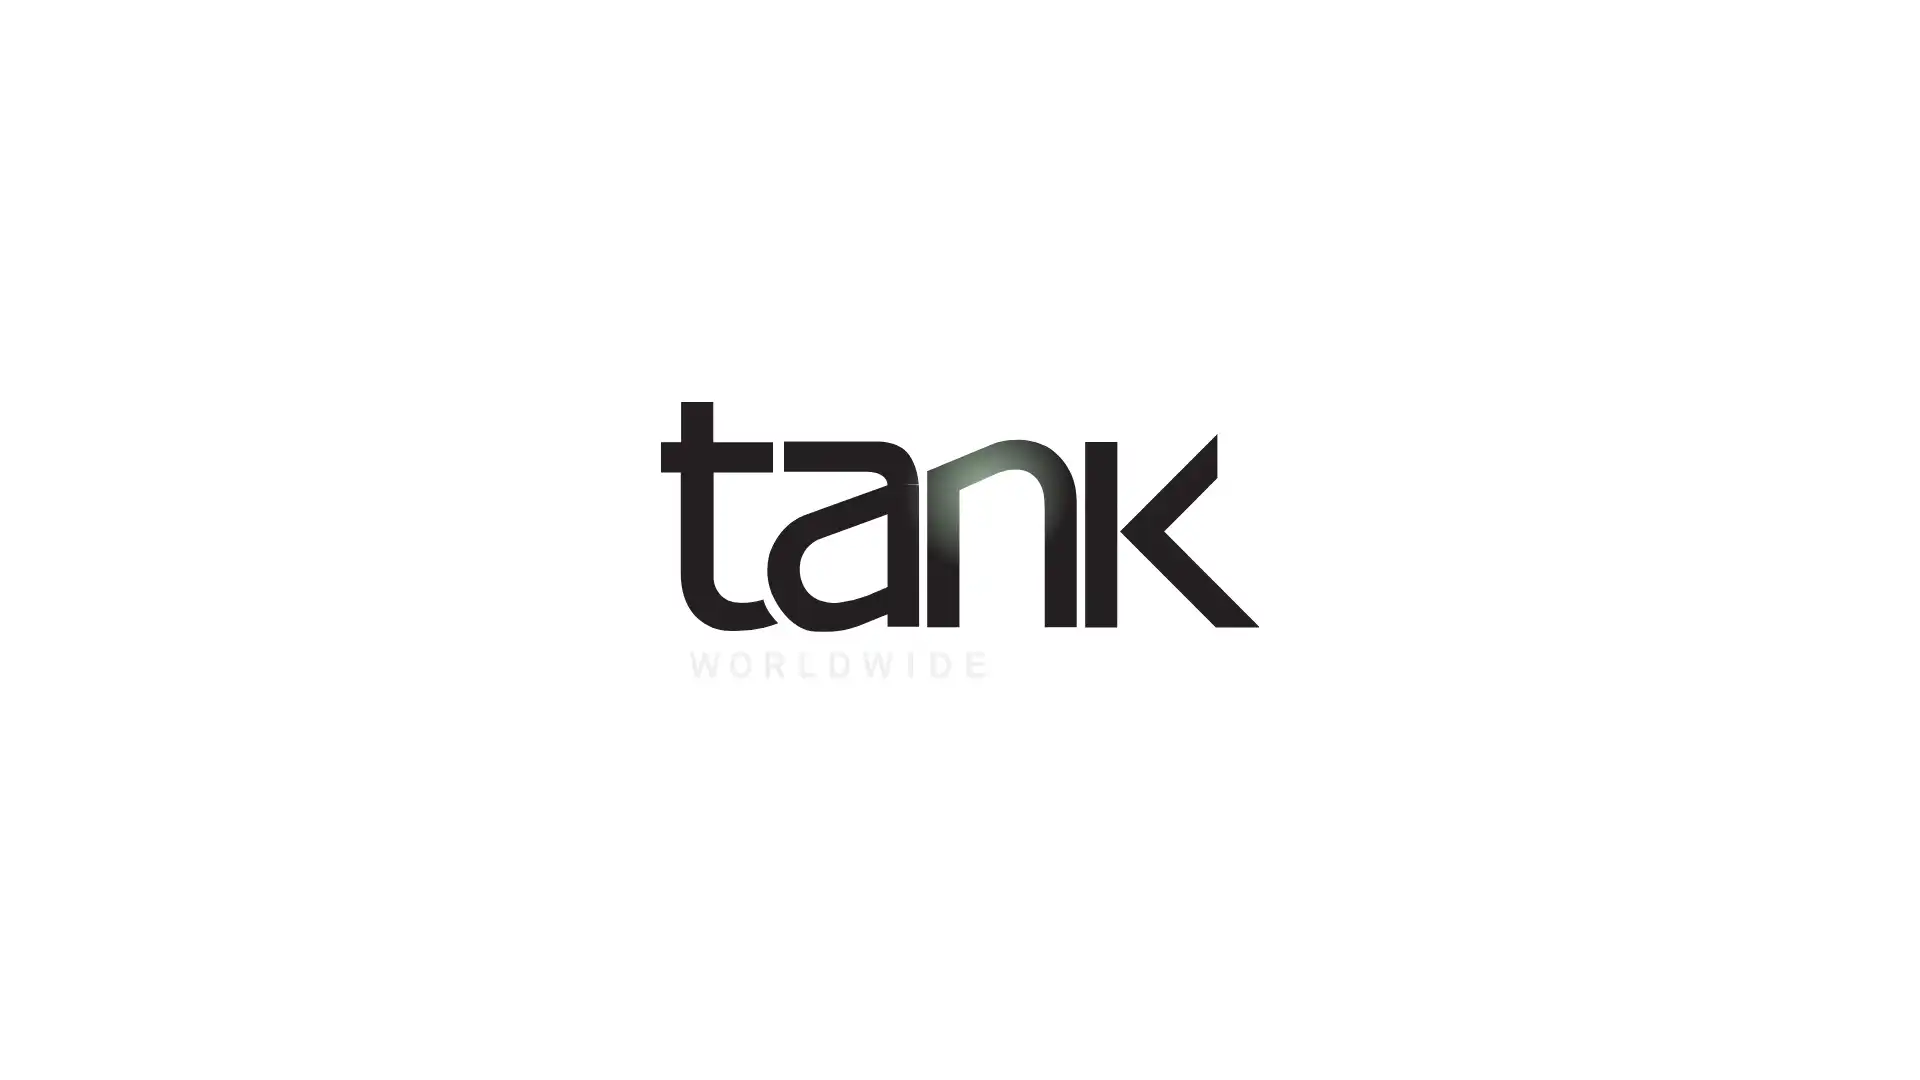 This screenshot has width=1920, height=1080. Describe the element at coordinates (1622, 1048) in the screenshot. I see `Accept All Cookies` at that location.